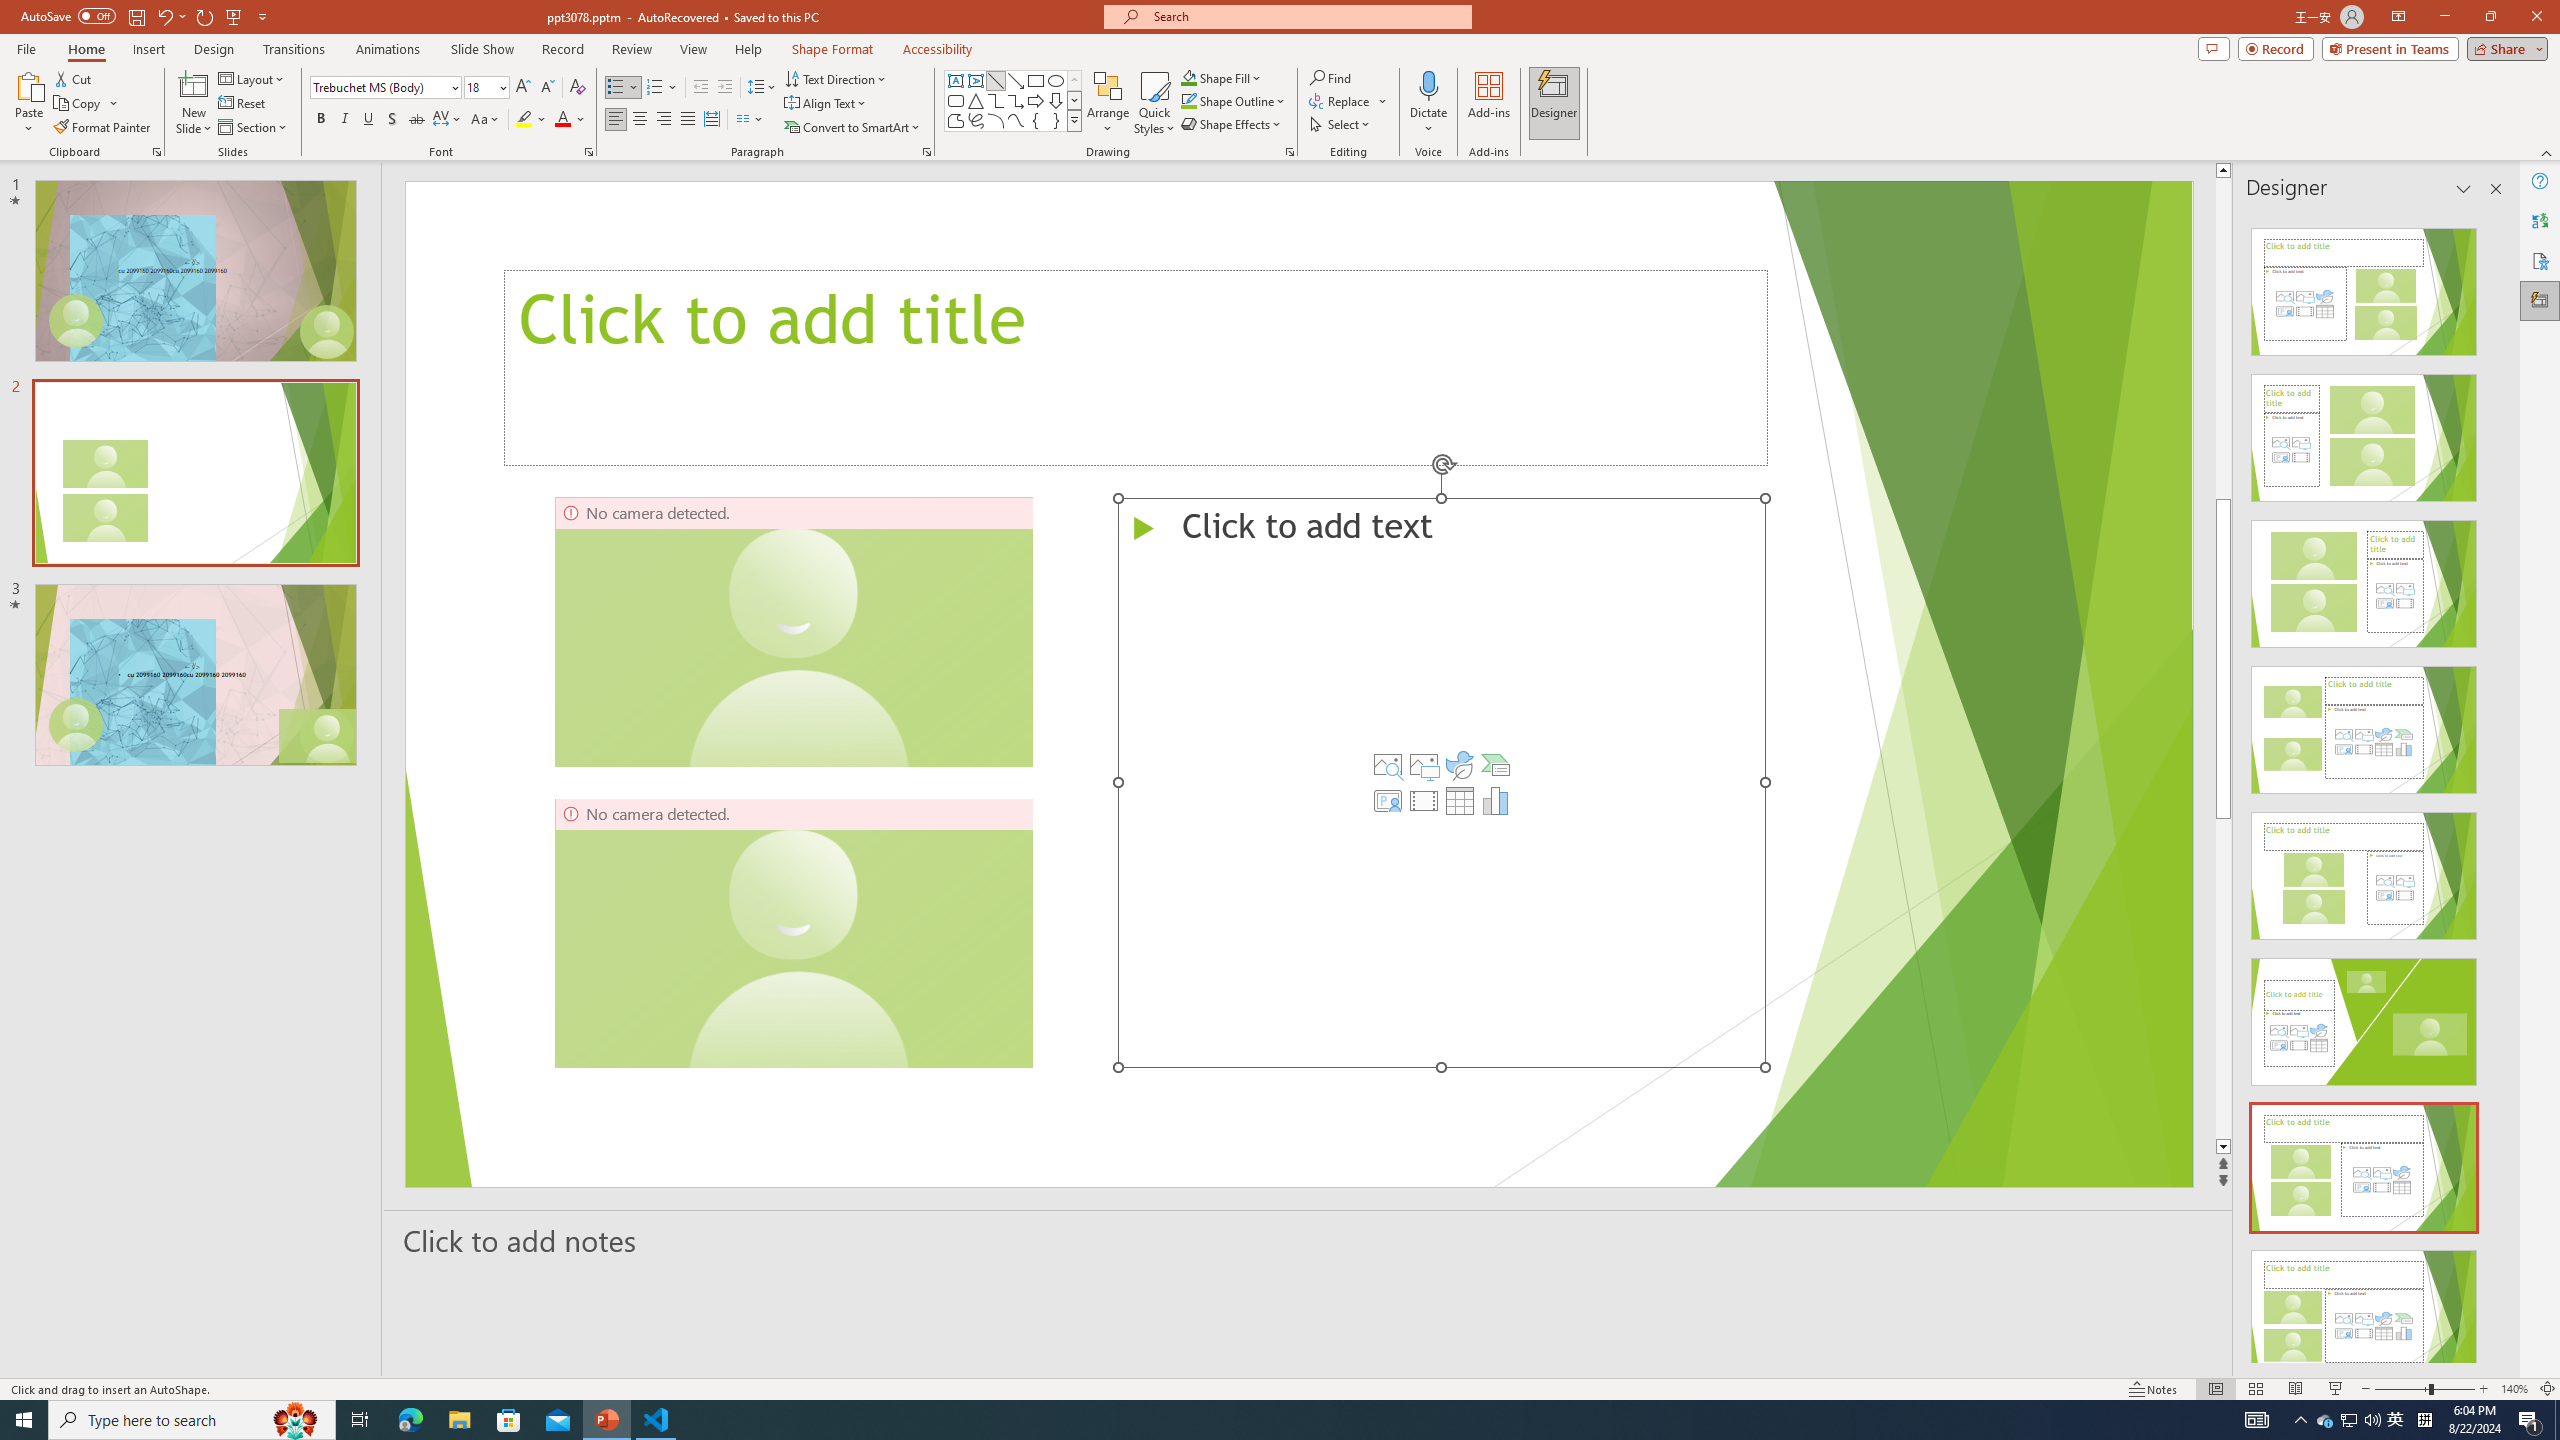  What do you see at coordinates (832, 49) in the screenshot?
I see `'Shape Format'` at bounding box center [832, 49].